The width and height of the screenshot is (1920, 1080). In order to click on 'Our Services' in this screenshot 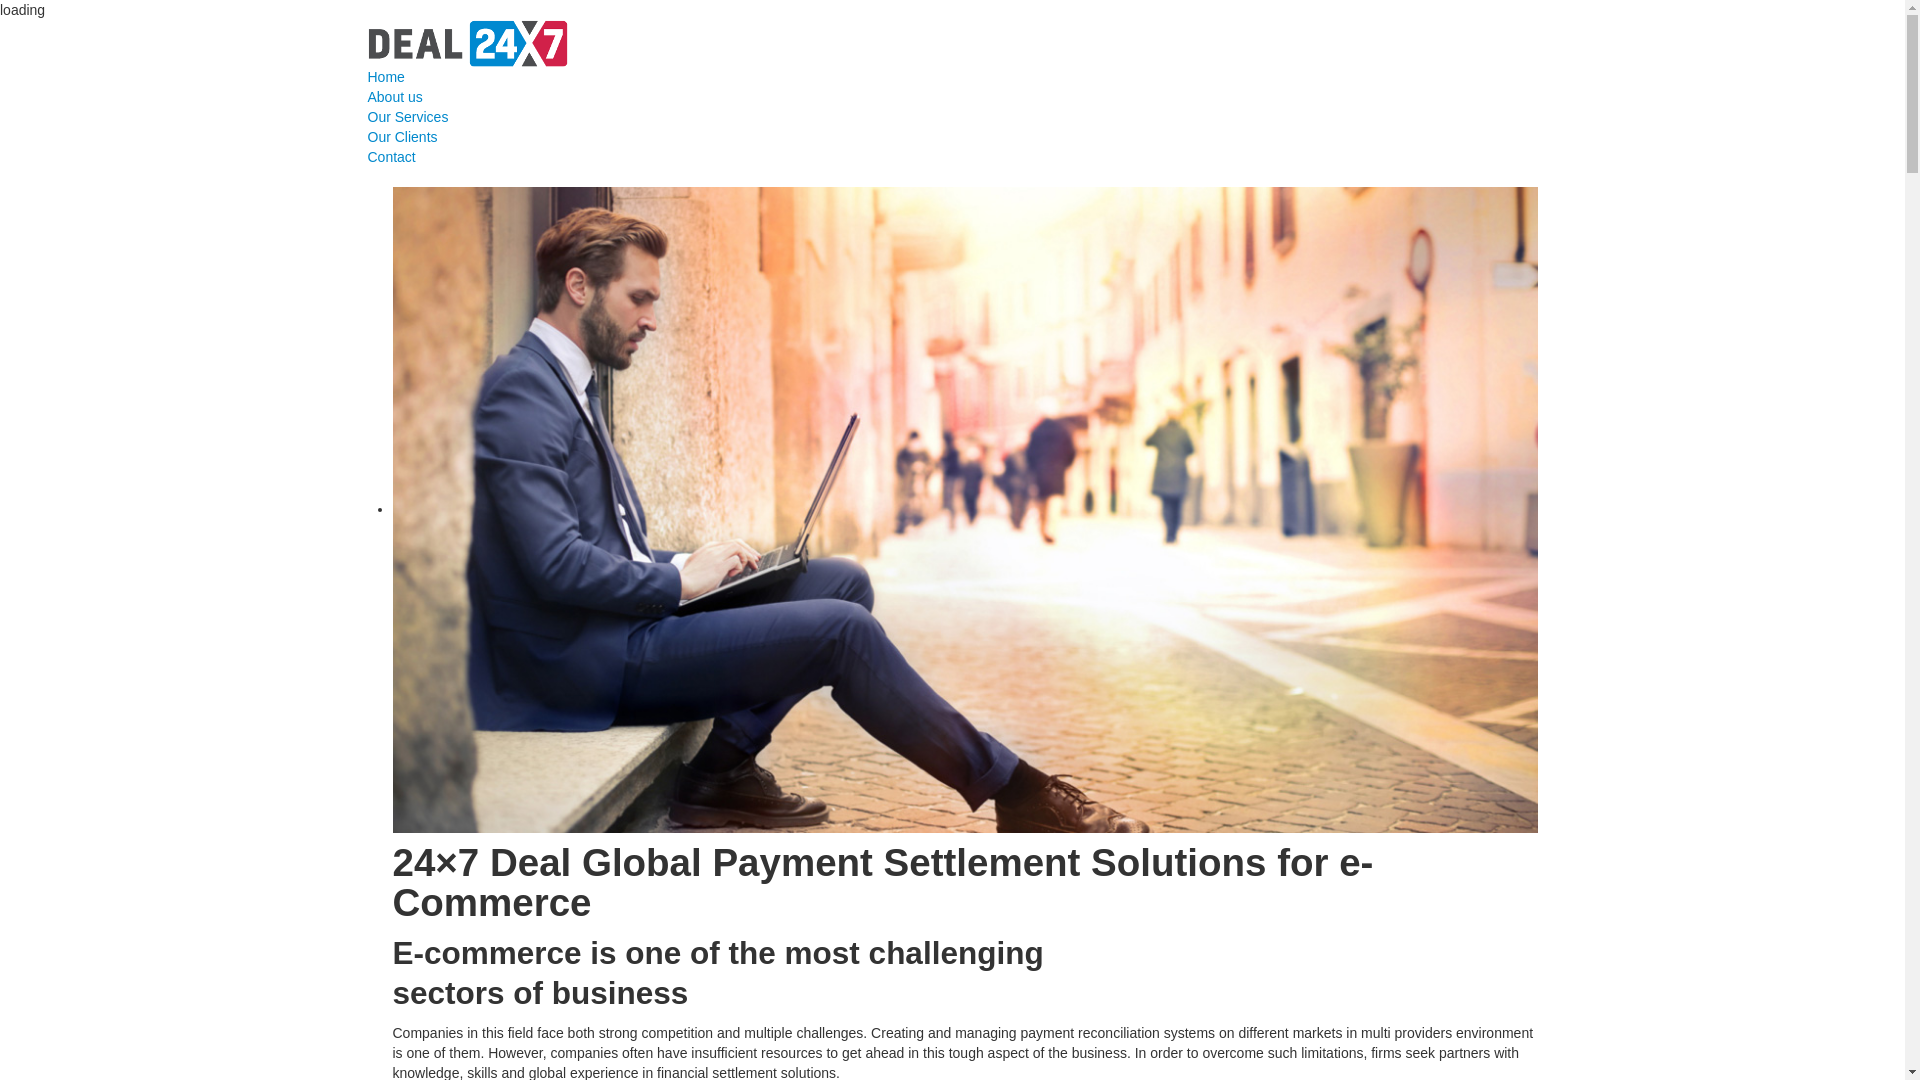, I will do `click(952, 116)`.